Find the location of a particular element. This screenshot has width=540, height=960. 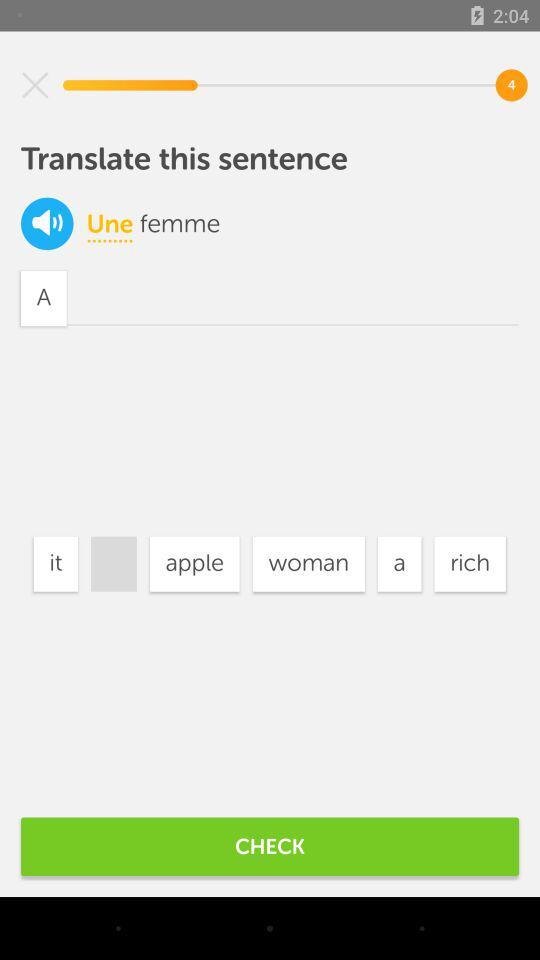

the volume icon is located at coordinates (47, 223).